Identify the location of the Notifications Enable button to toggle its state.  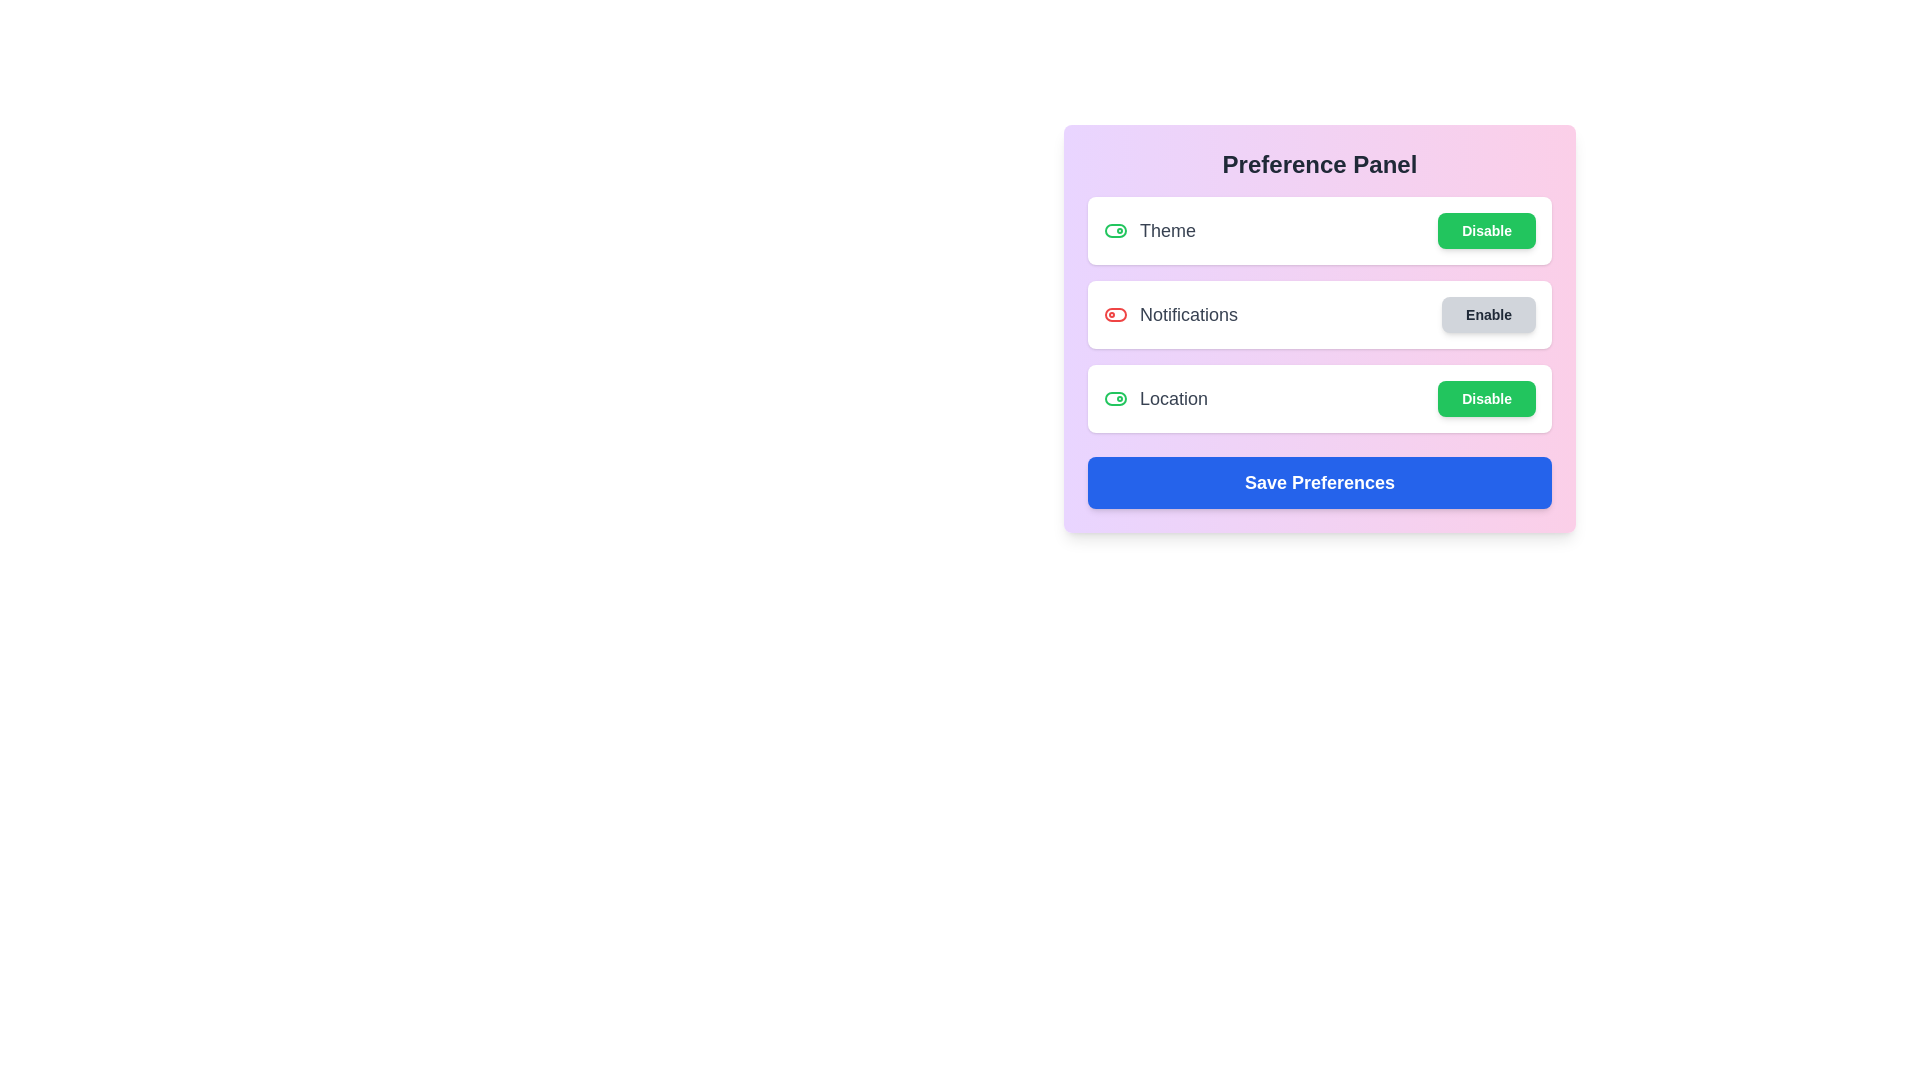
(1488, 315).